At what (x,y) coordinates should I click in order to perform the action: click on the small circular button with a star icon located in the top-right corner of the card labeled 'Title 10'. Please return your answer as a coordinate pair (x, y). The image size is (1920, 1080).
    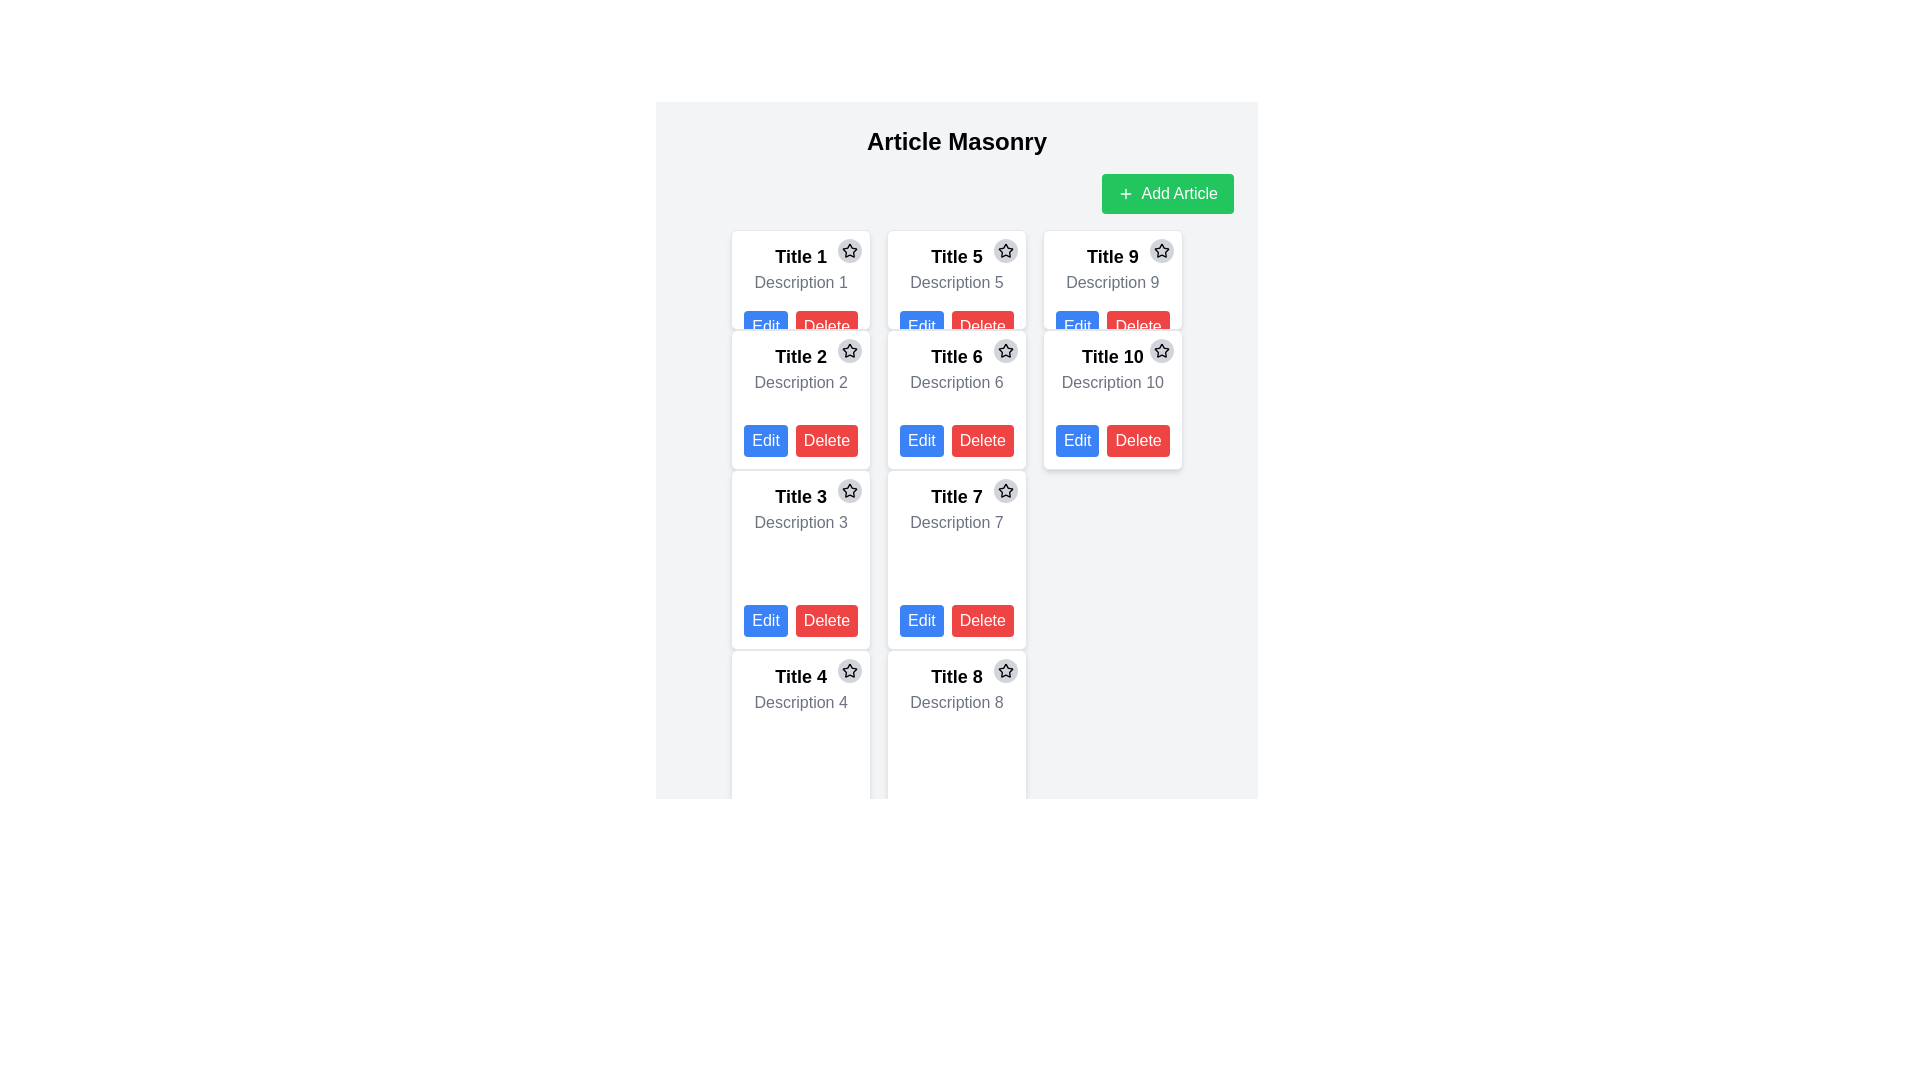
    Looking at the image, I should click on (1161, 350).